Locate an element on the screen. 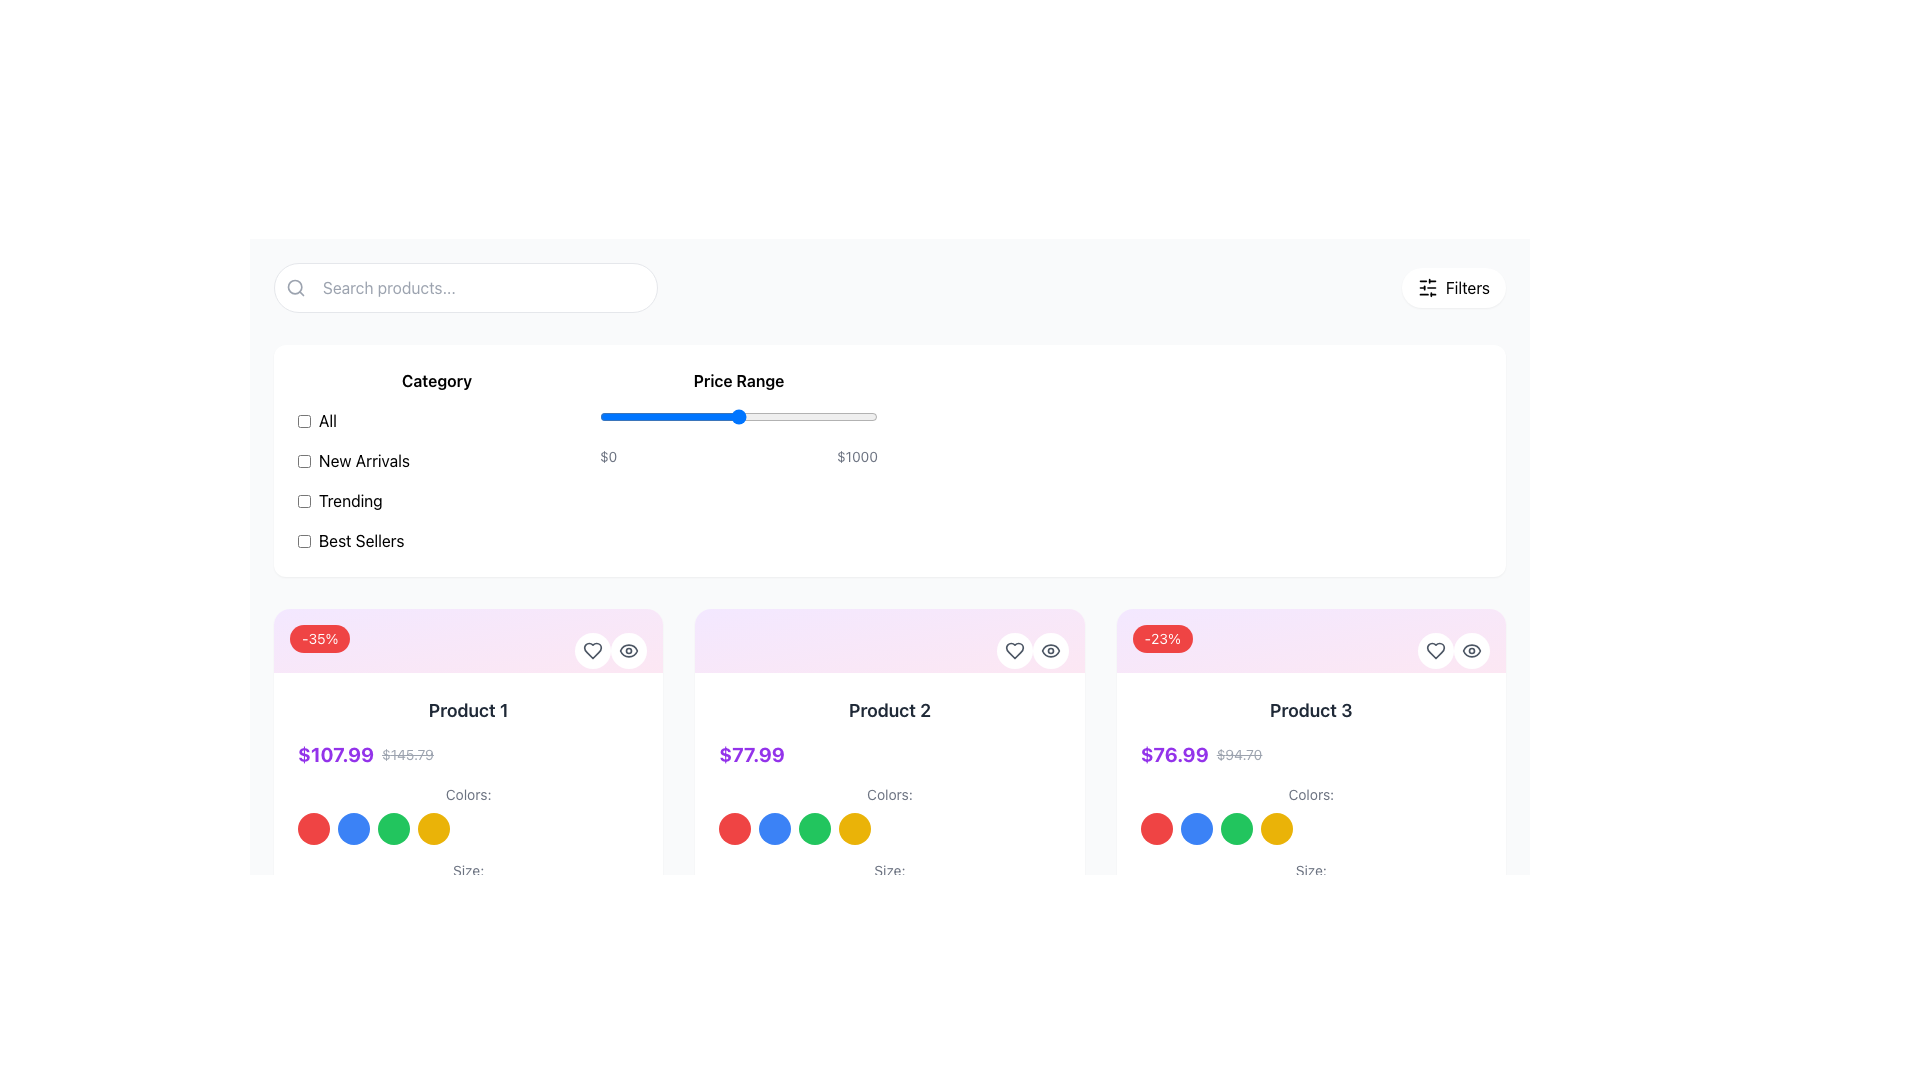 This screenshot has height=1080, width=1920. the text label that identifies the product in the second product card, located prominently above the price information is located at coordinates (888, 709).